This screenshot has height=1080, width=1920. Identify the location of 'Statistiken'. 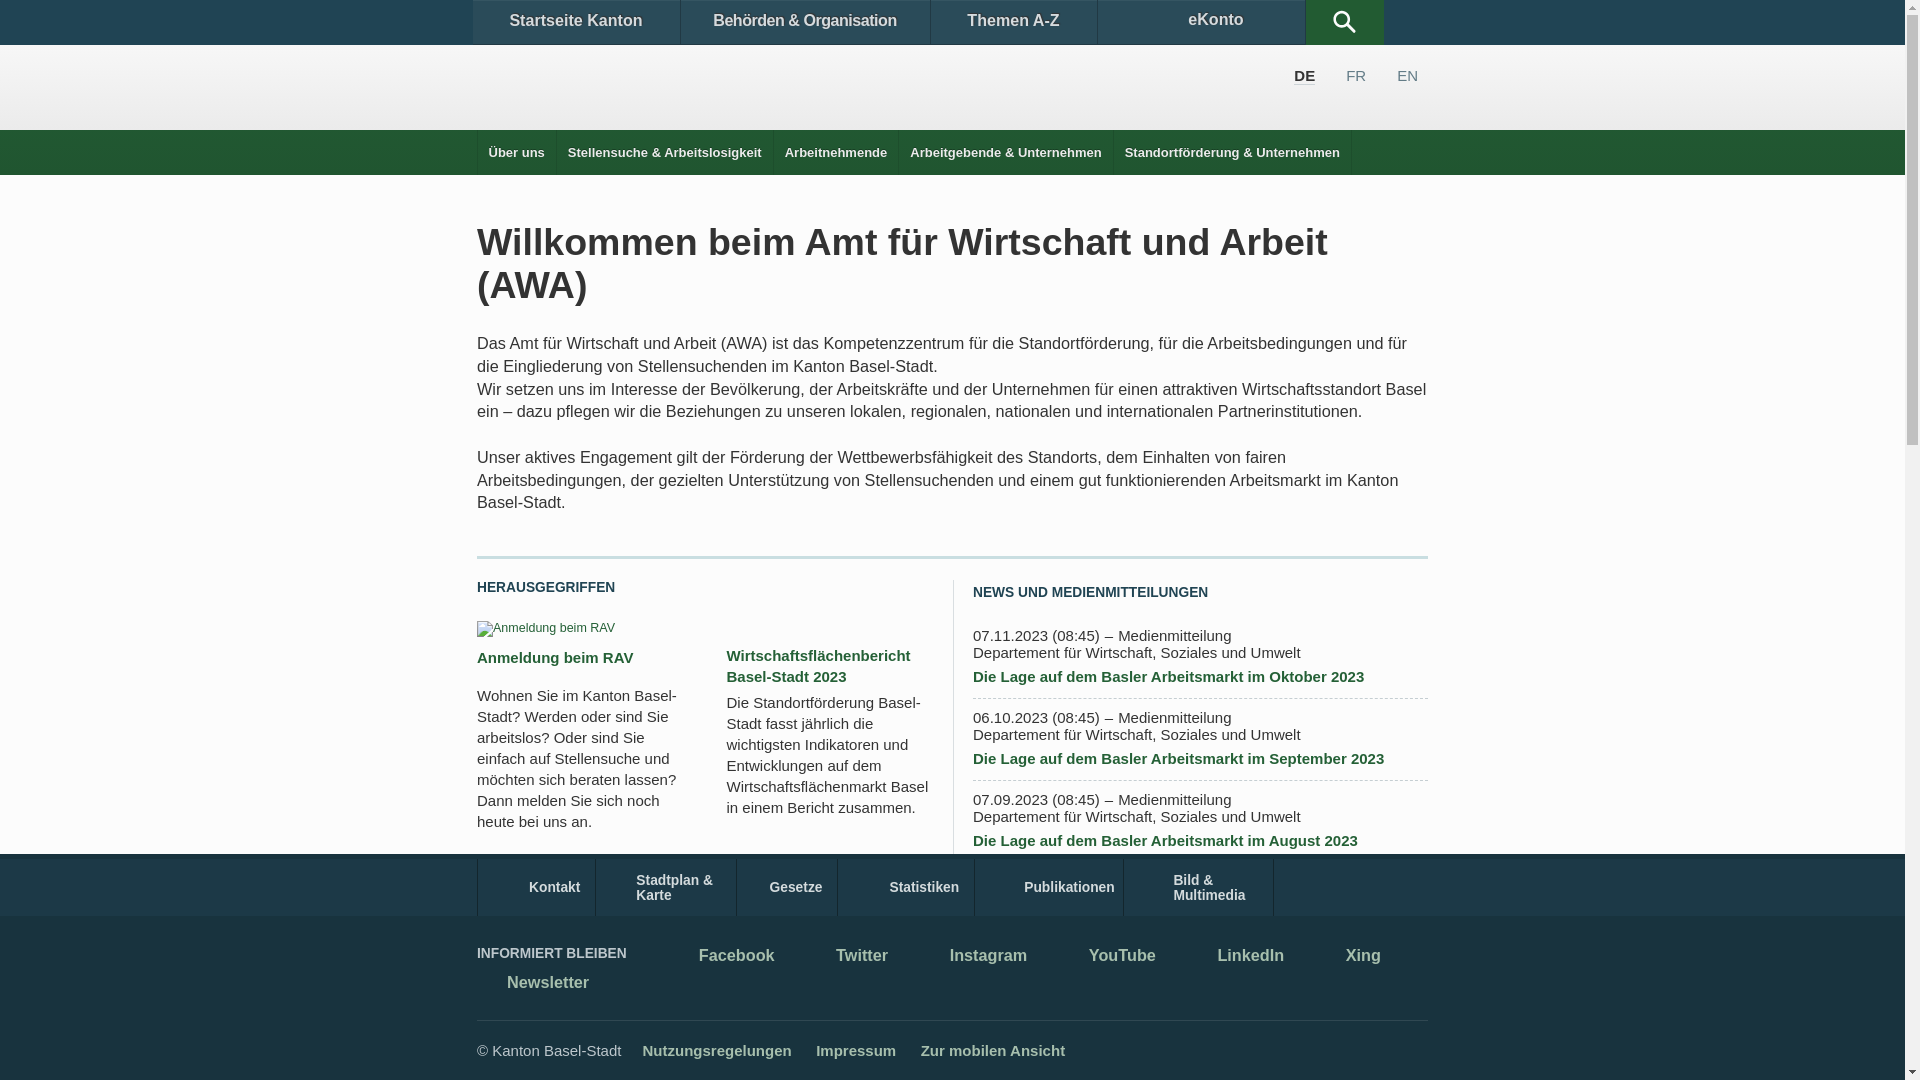
(905, 886).